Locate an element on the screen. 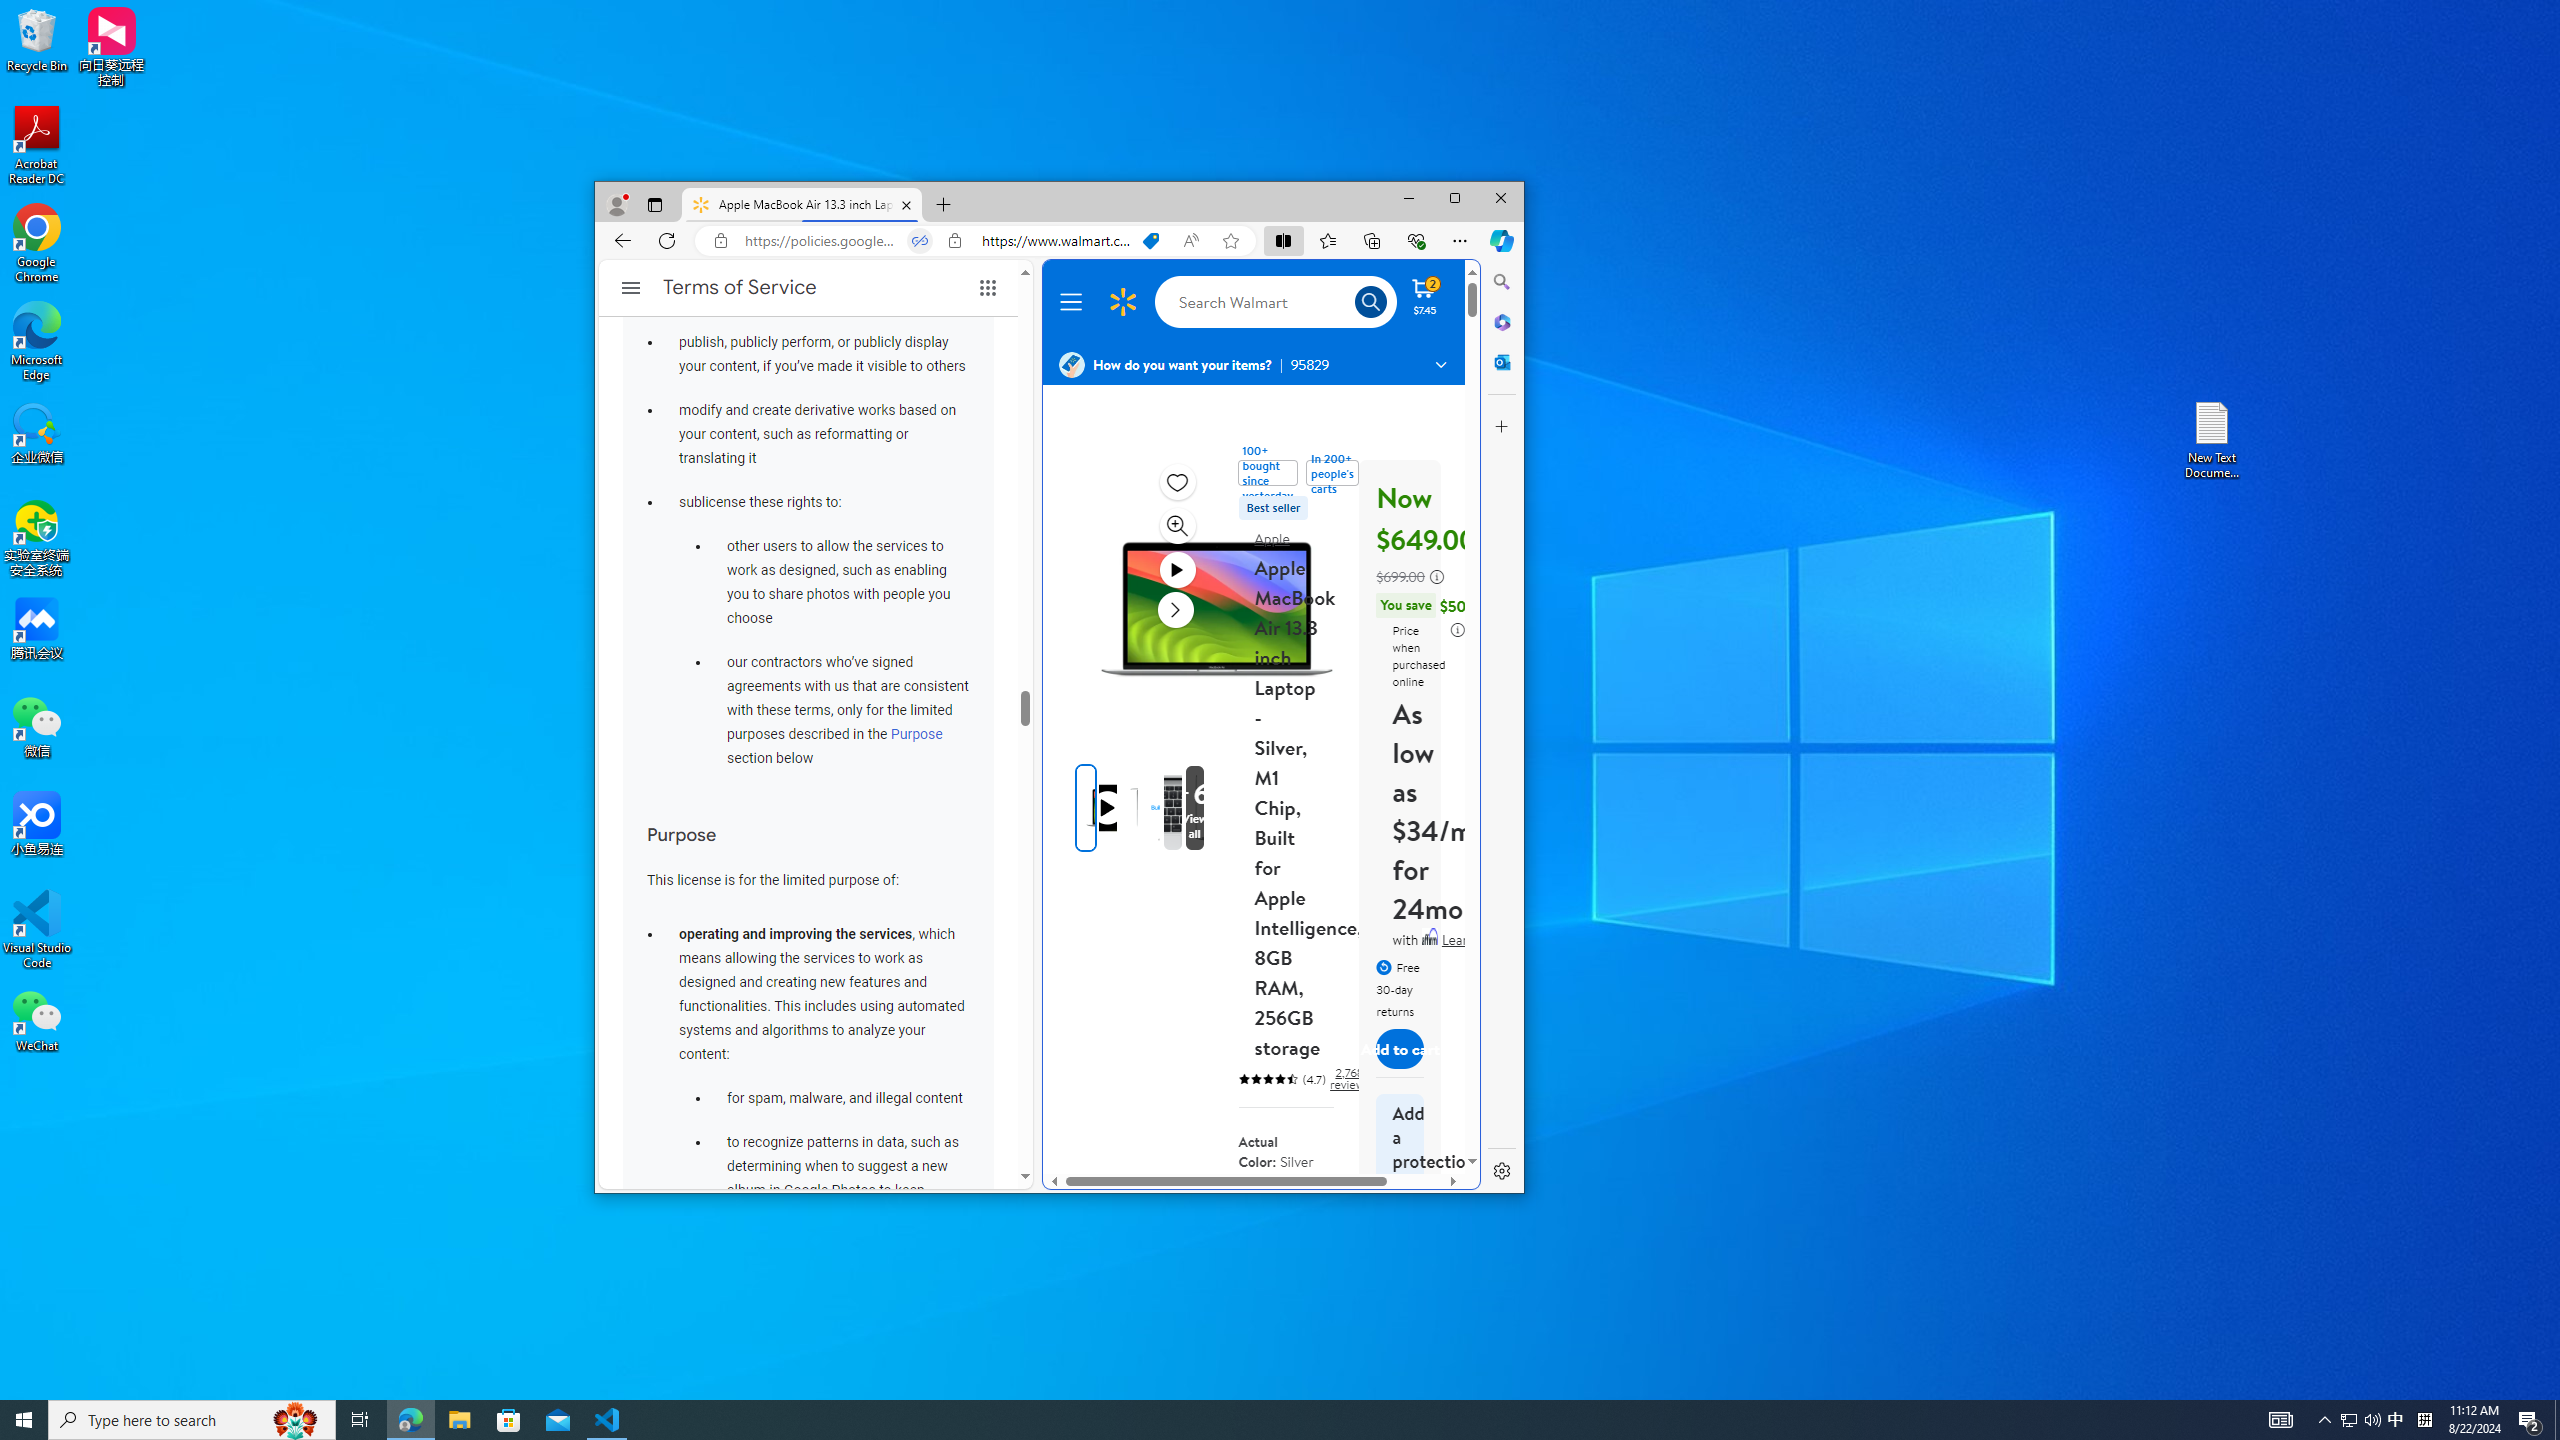 The height and width of the screenshot is (1440, 2560). 'View all media' is located at coordinates (1194, 807).